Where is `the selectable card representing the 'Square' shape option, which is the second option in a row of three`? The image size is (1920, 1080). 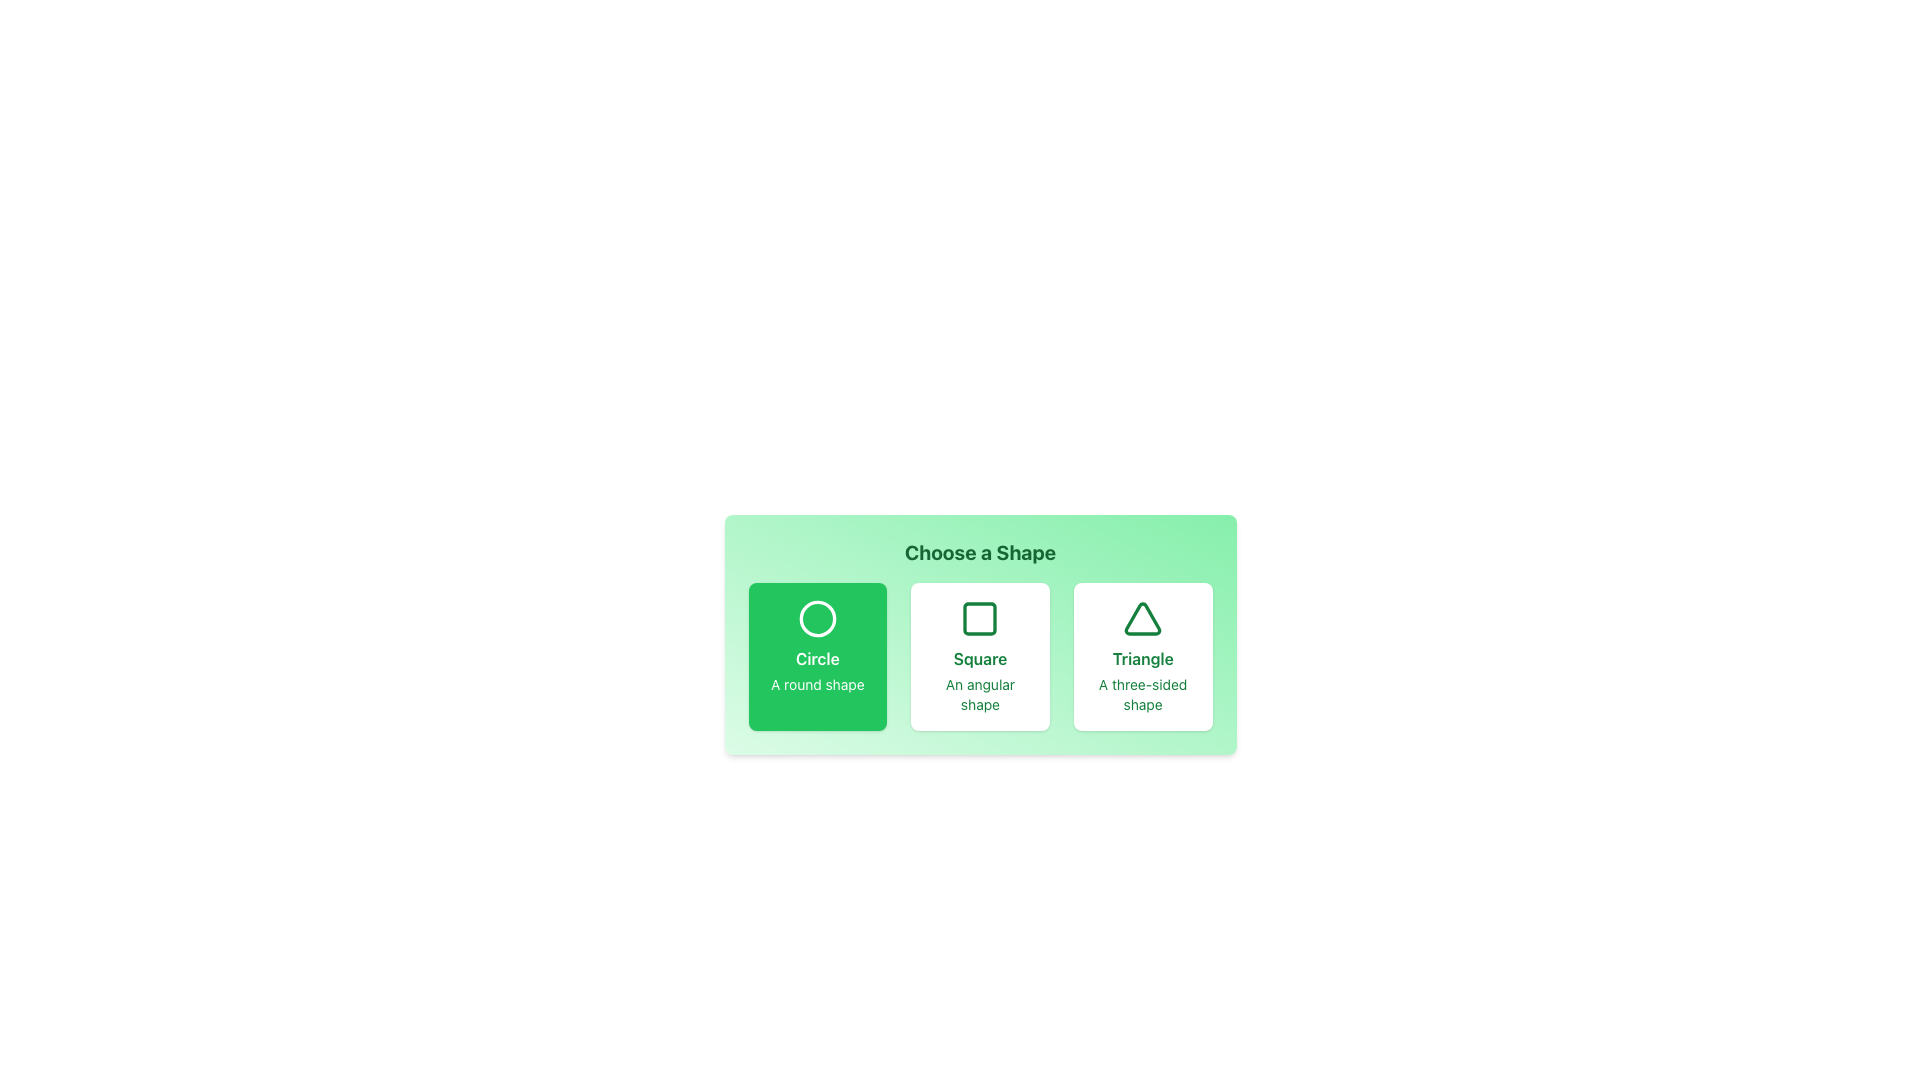
the selectable card representing the 'Square' shape option, which is the second option in a row of three is located at coordinates (980, 656).